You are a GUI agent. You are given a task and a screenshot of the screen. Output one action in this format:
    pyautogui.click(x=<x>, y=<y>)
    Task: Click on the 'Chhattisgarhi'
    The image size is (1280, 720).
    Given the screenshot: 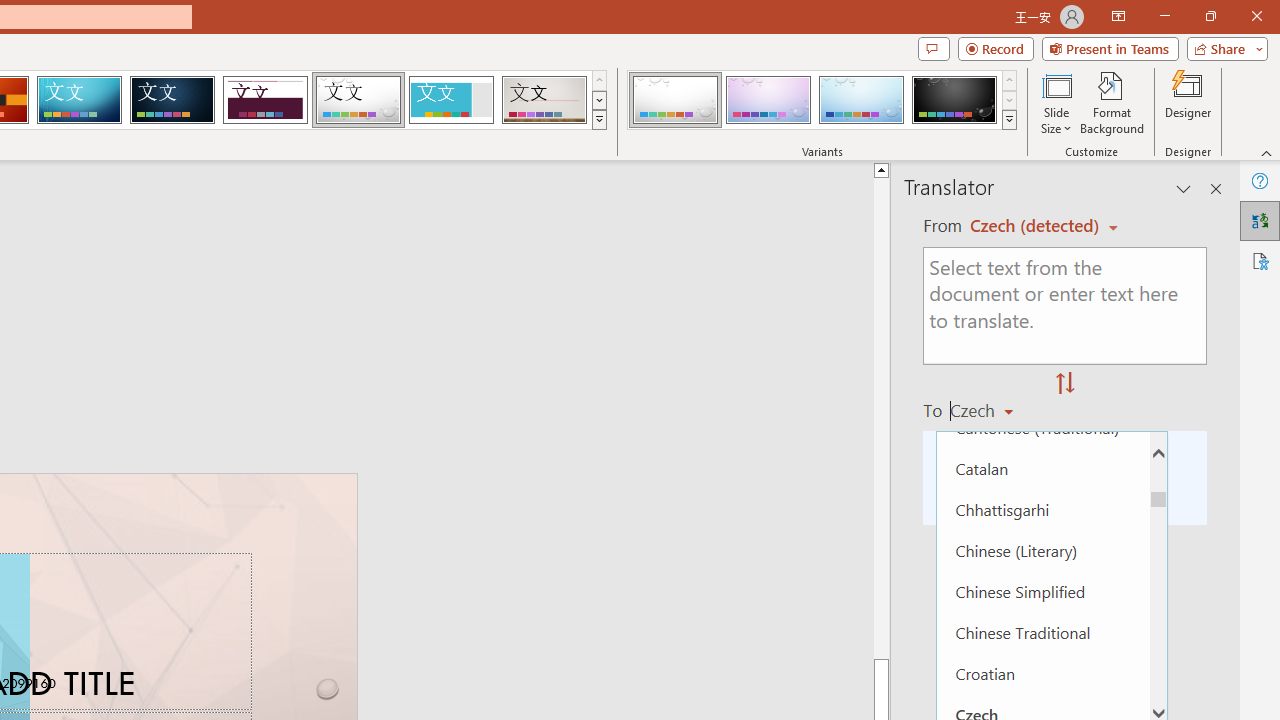 What is the action you would take?
    pyautogui.click(x=1042, y=508)
    